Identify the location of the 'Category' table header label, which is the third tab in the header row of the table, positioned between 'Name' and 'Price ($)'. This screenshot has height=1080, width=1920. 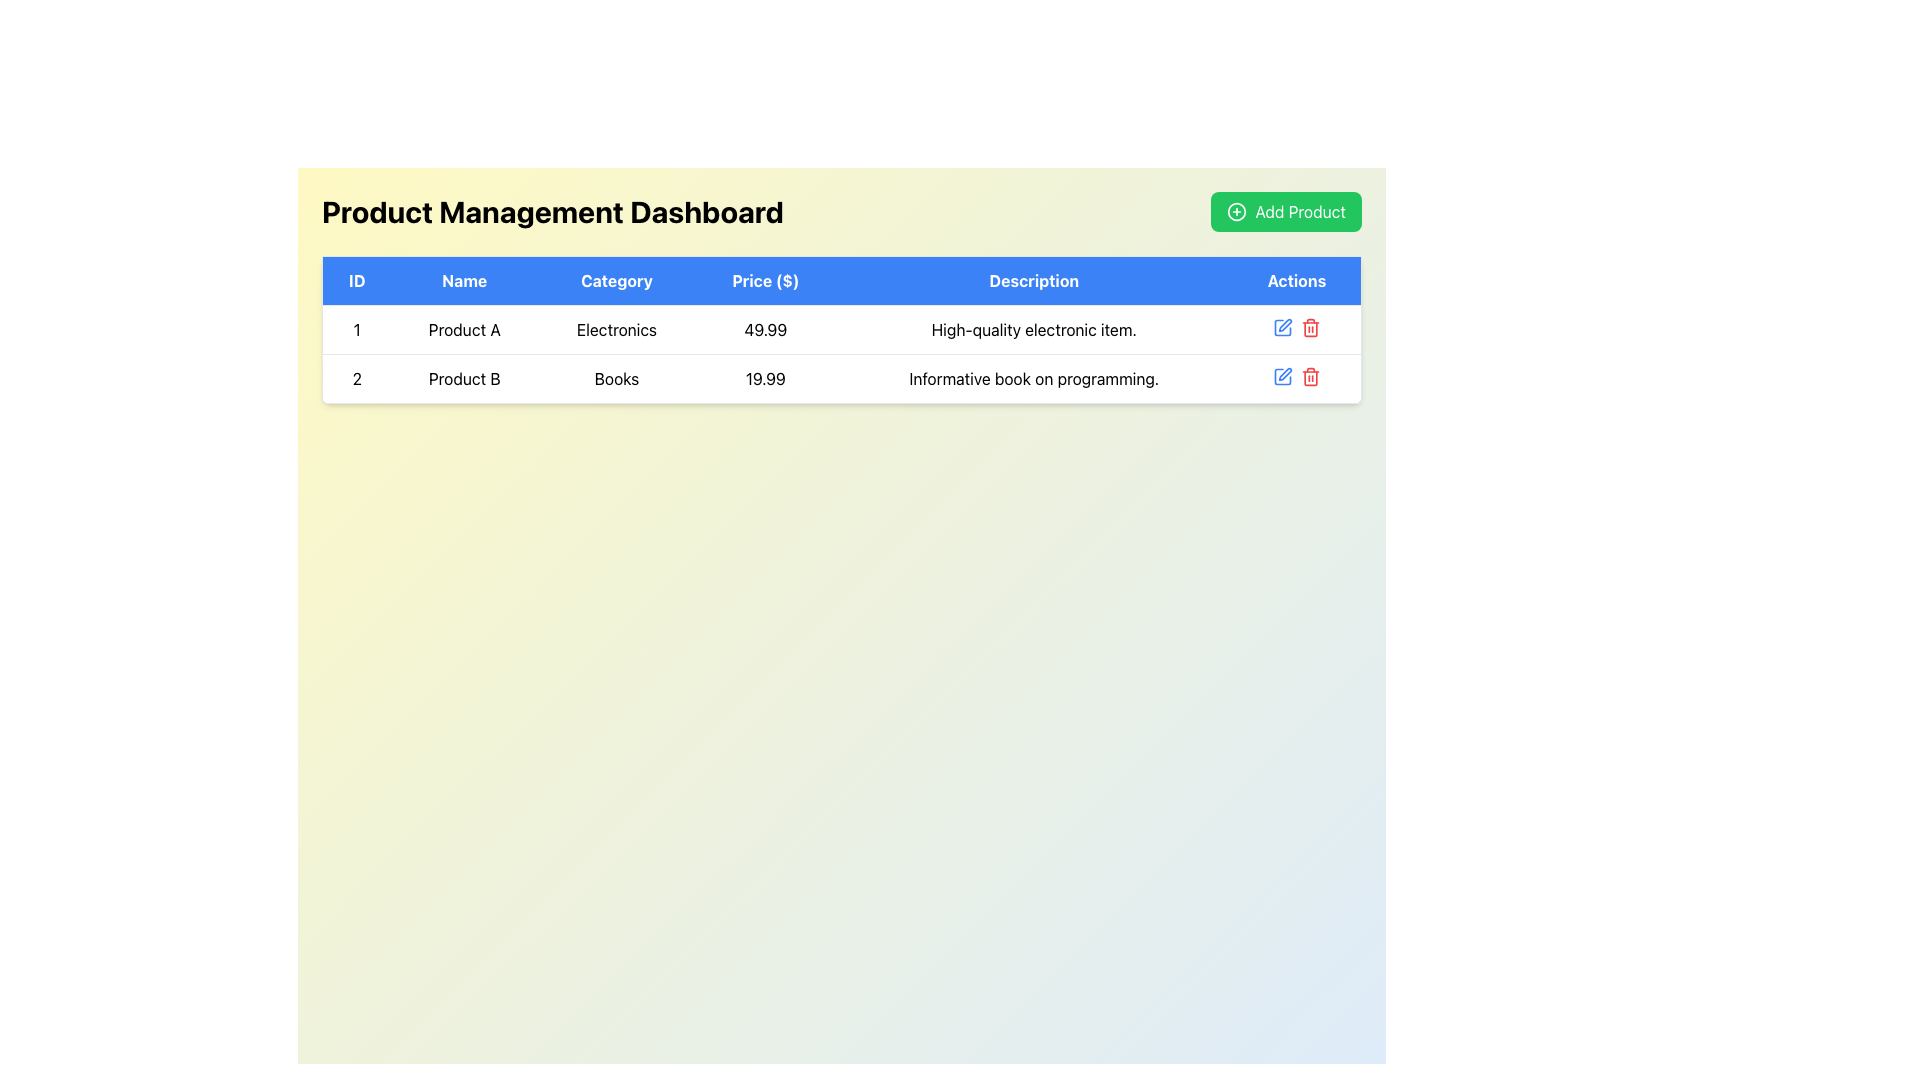
(616, 281).